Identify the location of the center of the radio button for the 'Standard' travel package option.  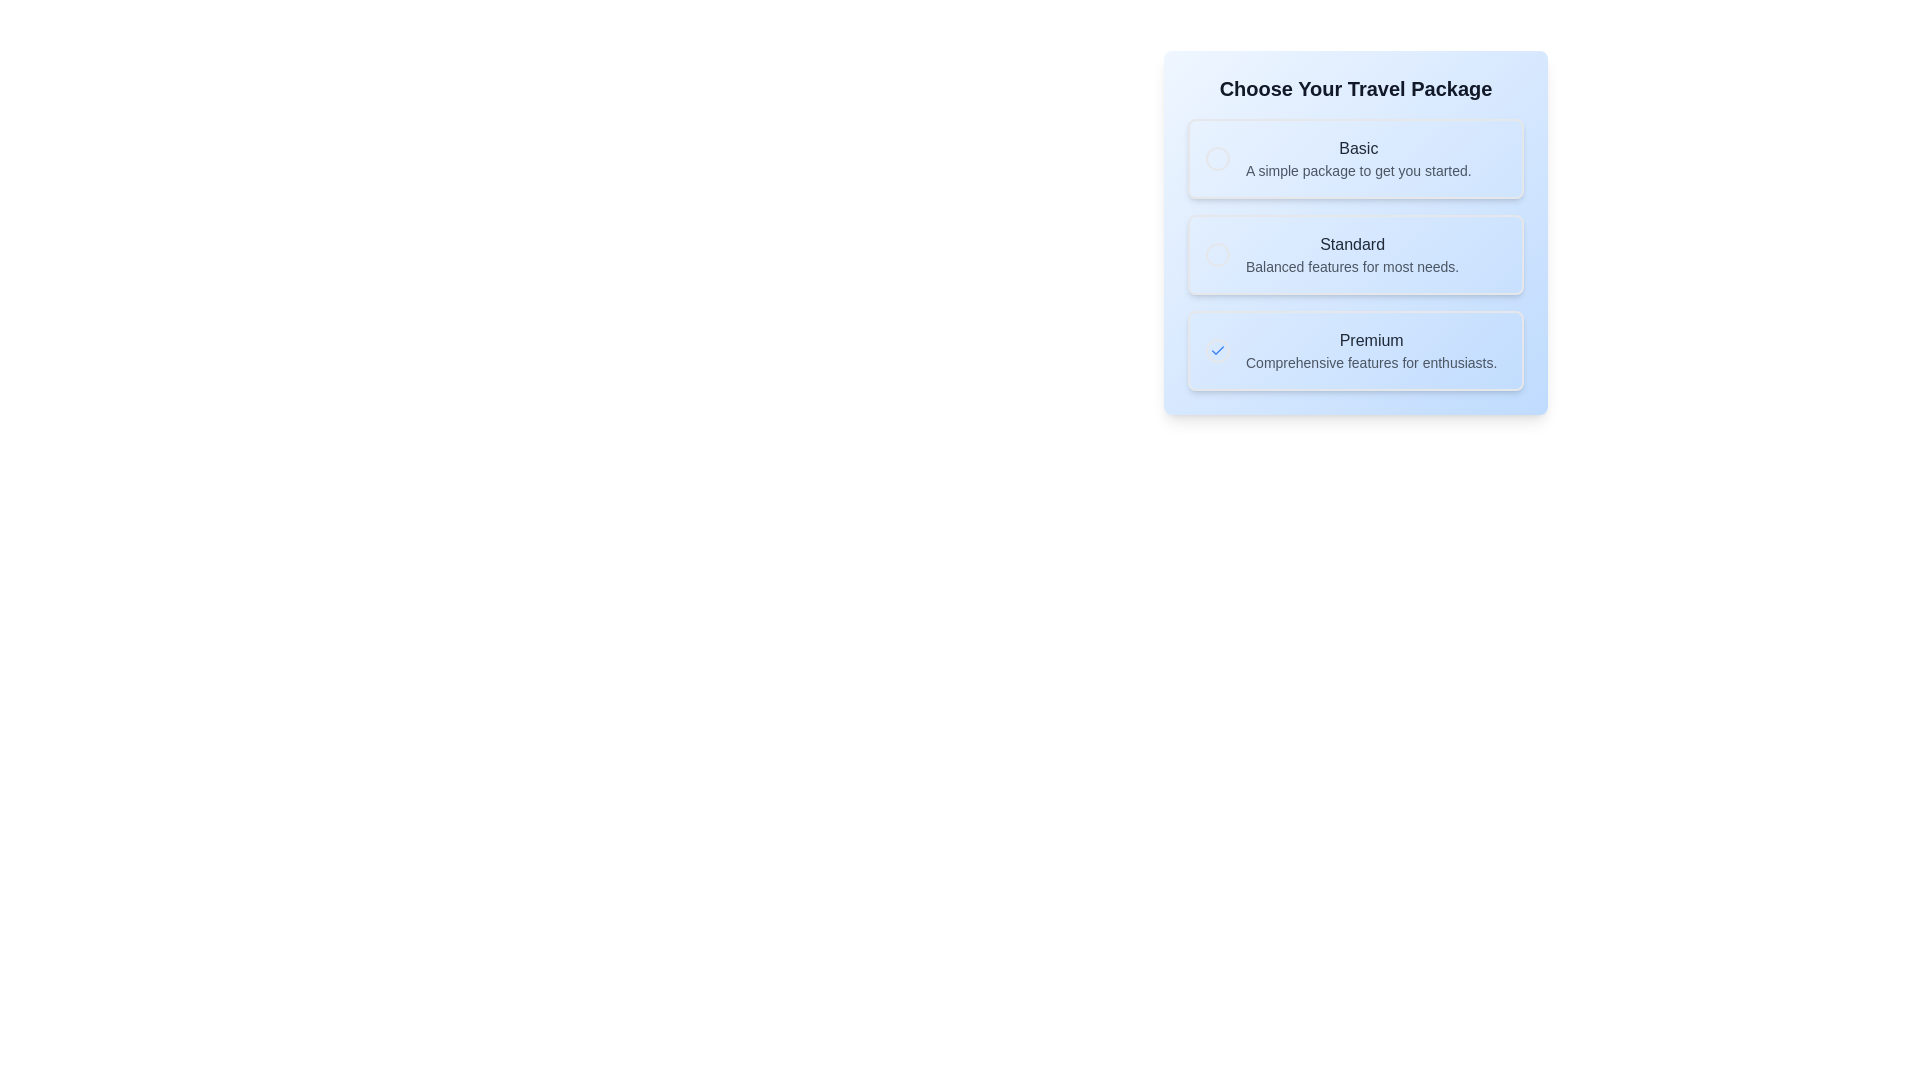
(1217, 253).